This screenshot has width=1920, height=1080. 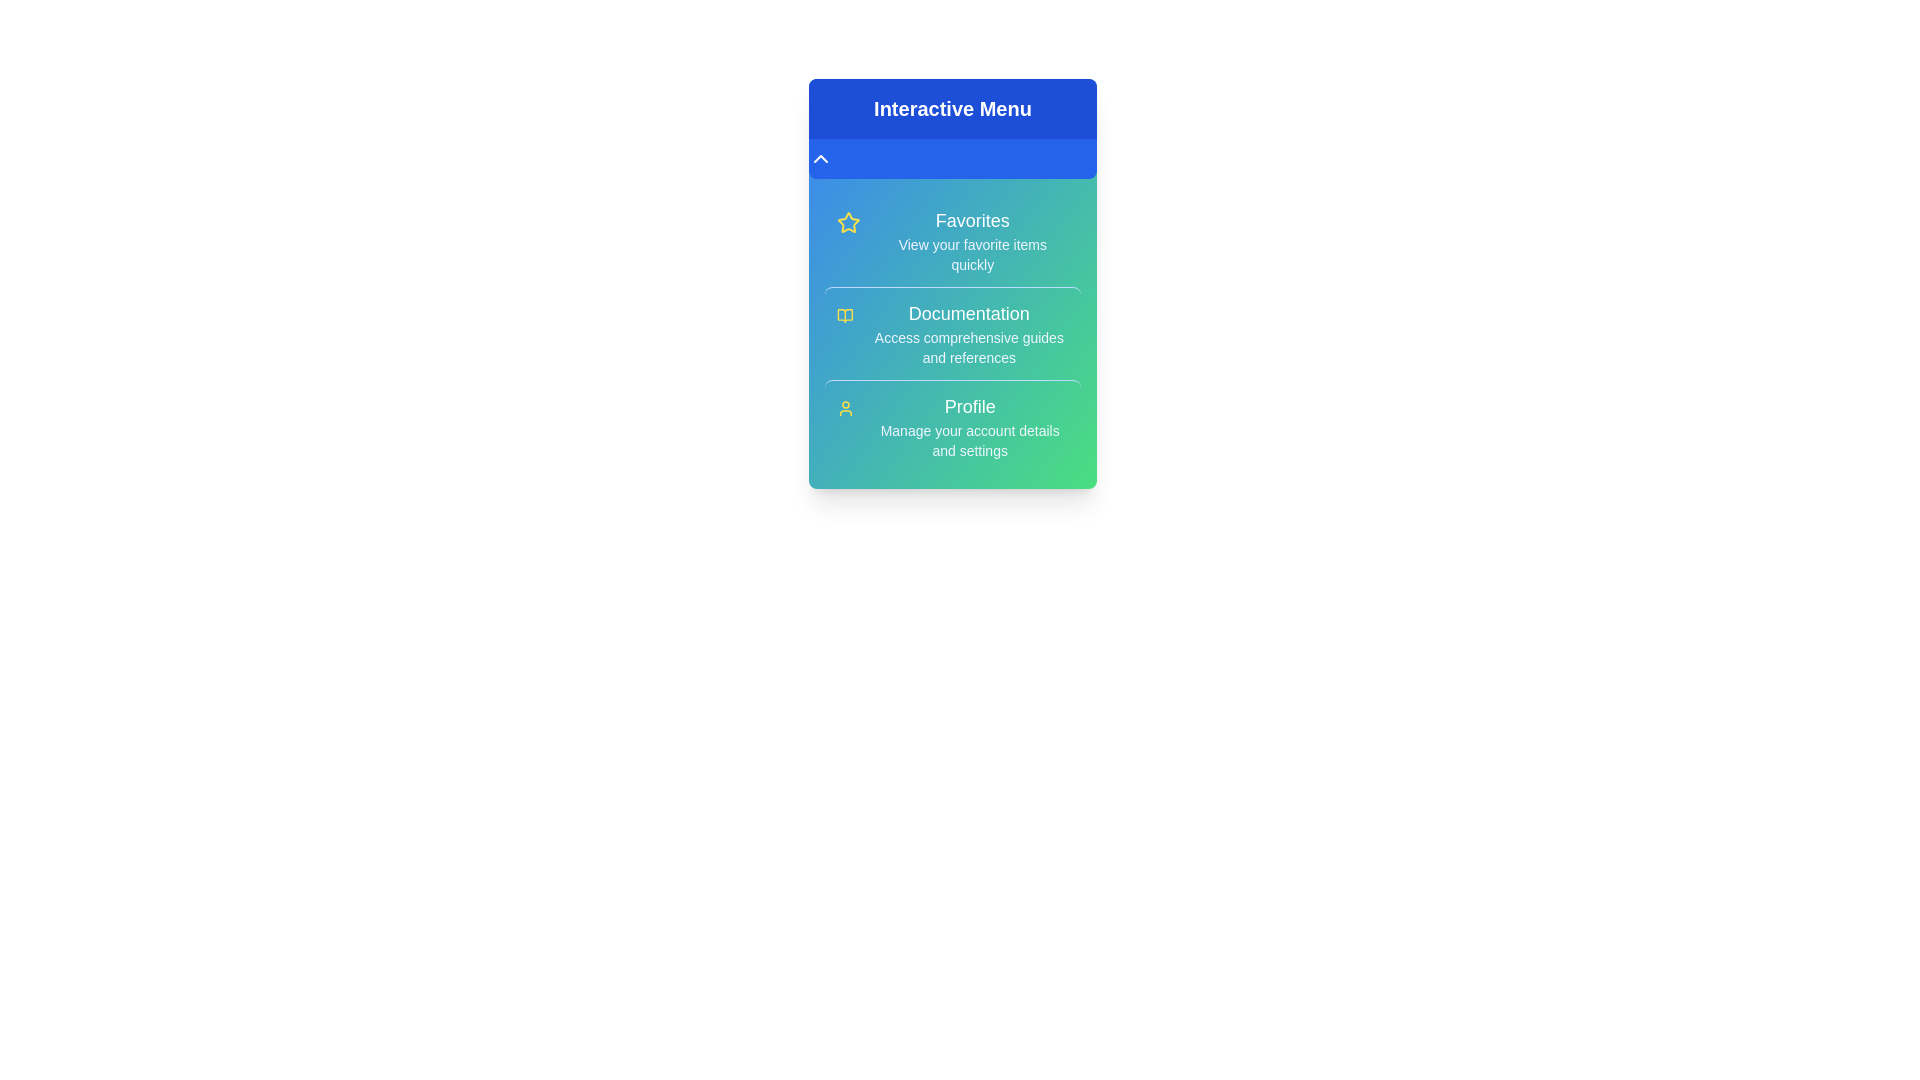 What do you see at coordinates (952, 331) in the screenshot?
I see `the menu item with the title Documentation from the menu` at bounding box center [952, 331].